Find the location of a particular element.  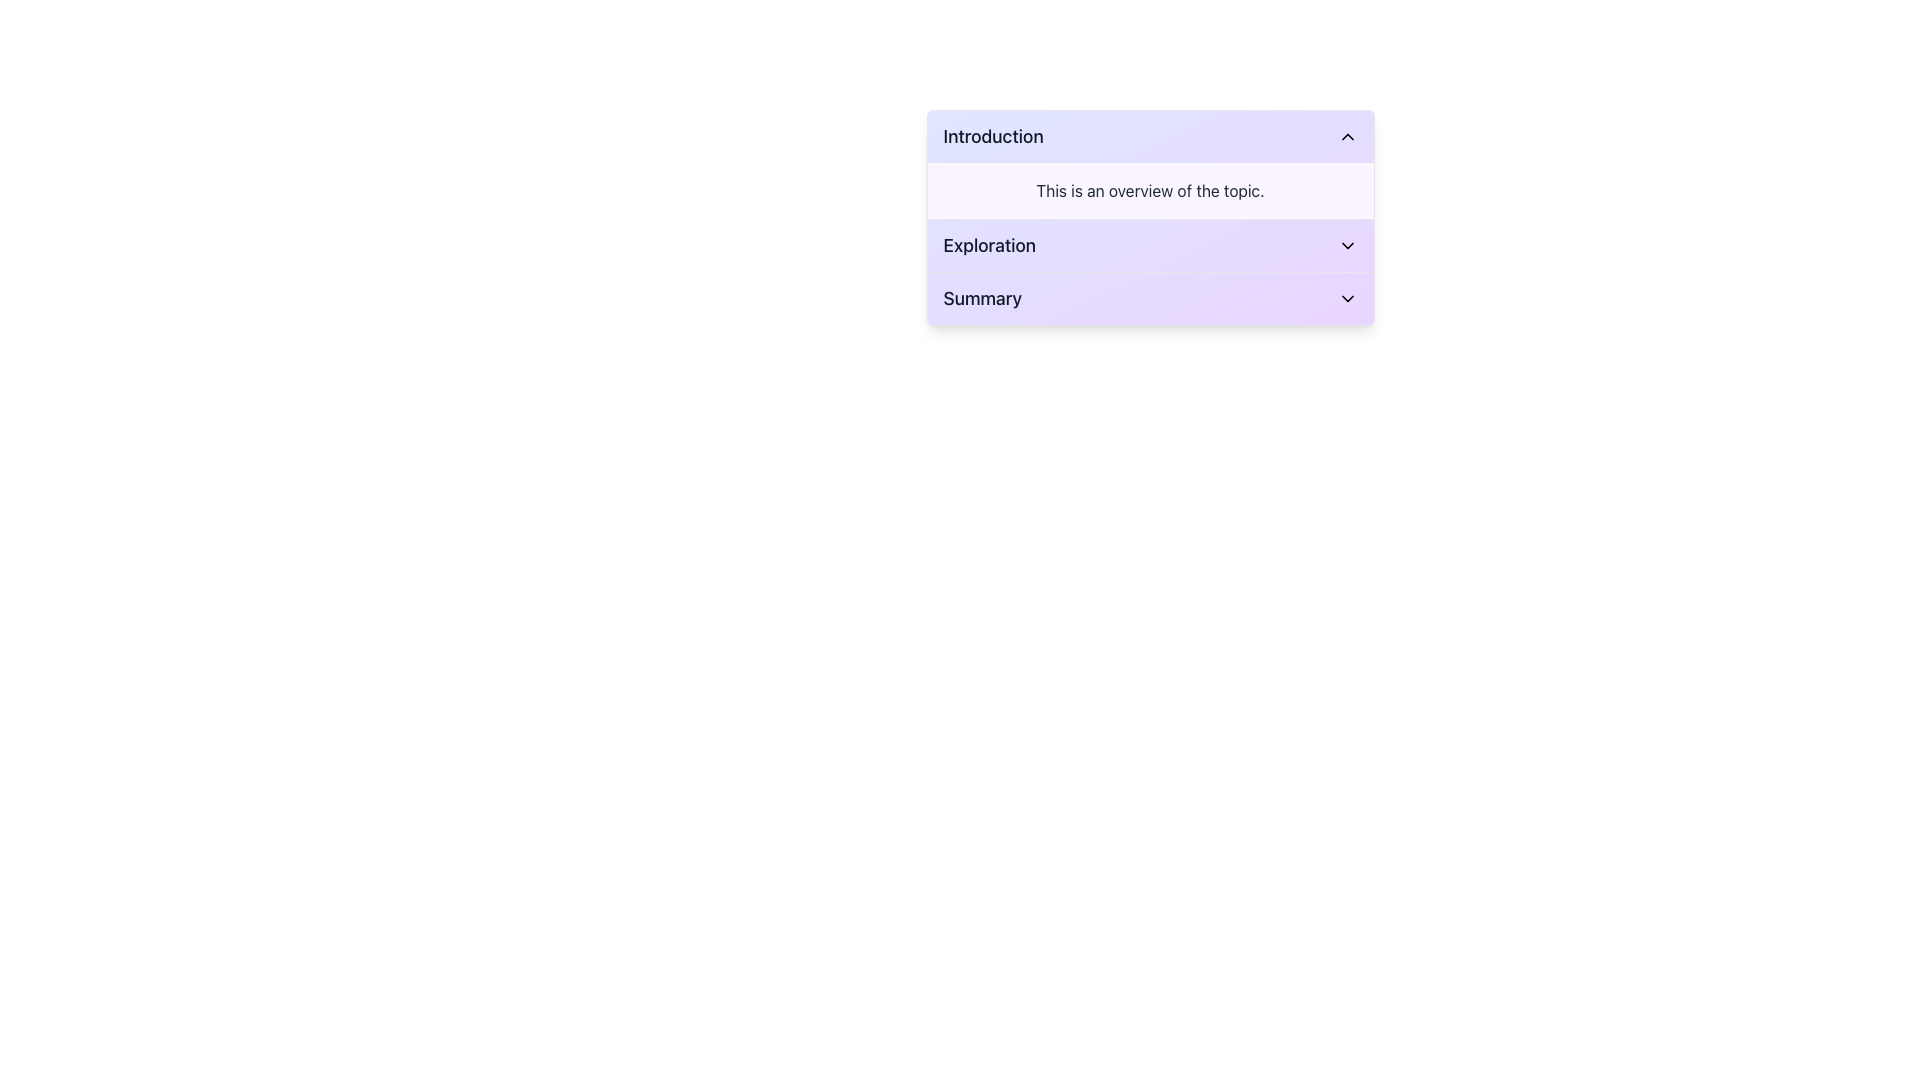

the small upward-pointing chevron icon located at the top-right corner of the 'Introduction' section header is located at coordinates (1347, 136).